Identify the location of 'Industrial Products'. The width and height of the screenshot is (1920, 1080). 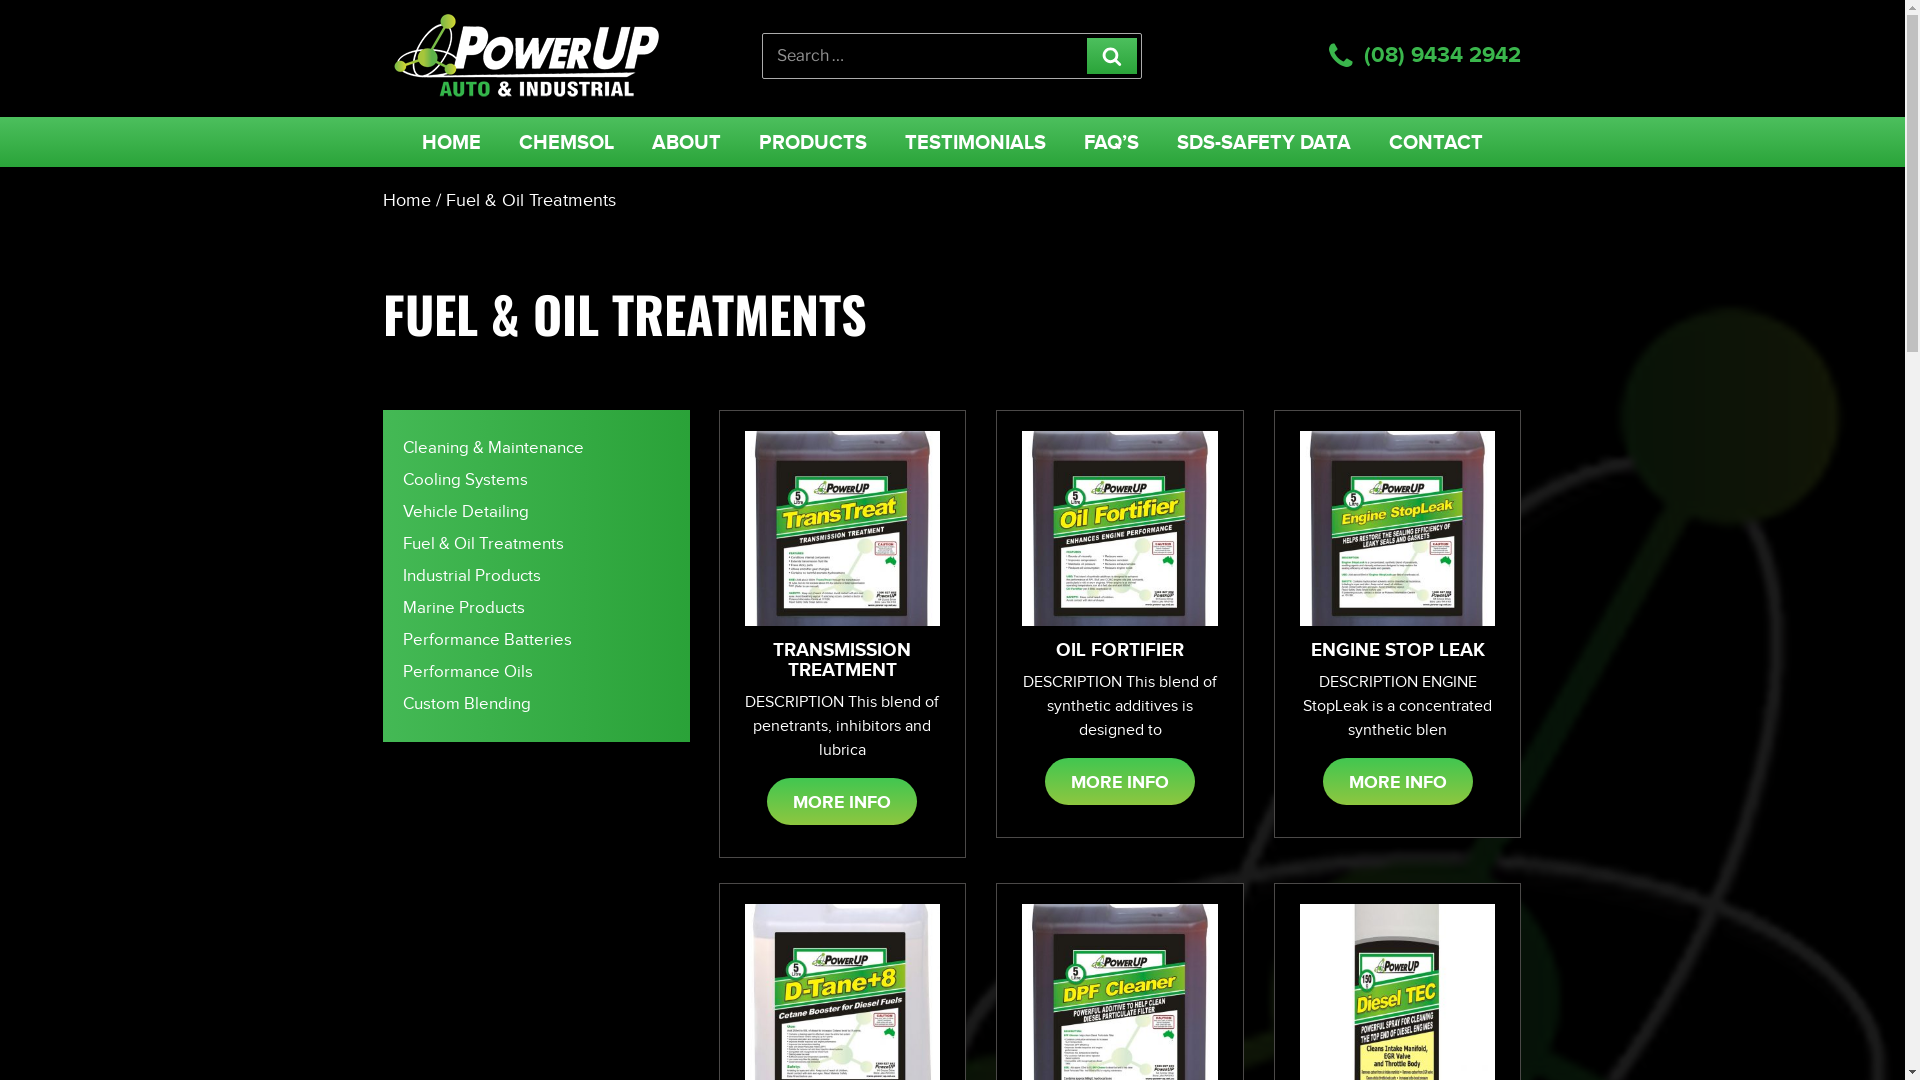
(469, 575).